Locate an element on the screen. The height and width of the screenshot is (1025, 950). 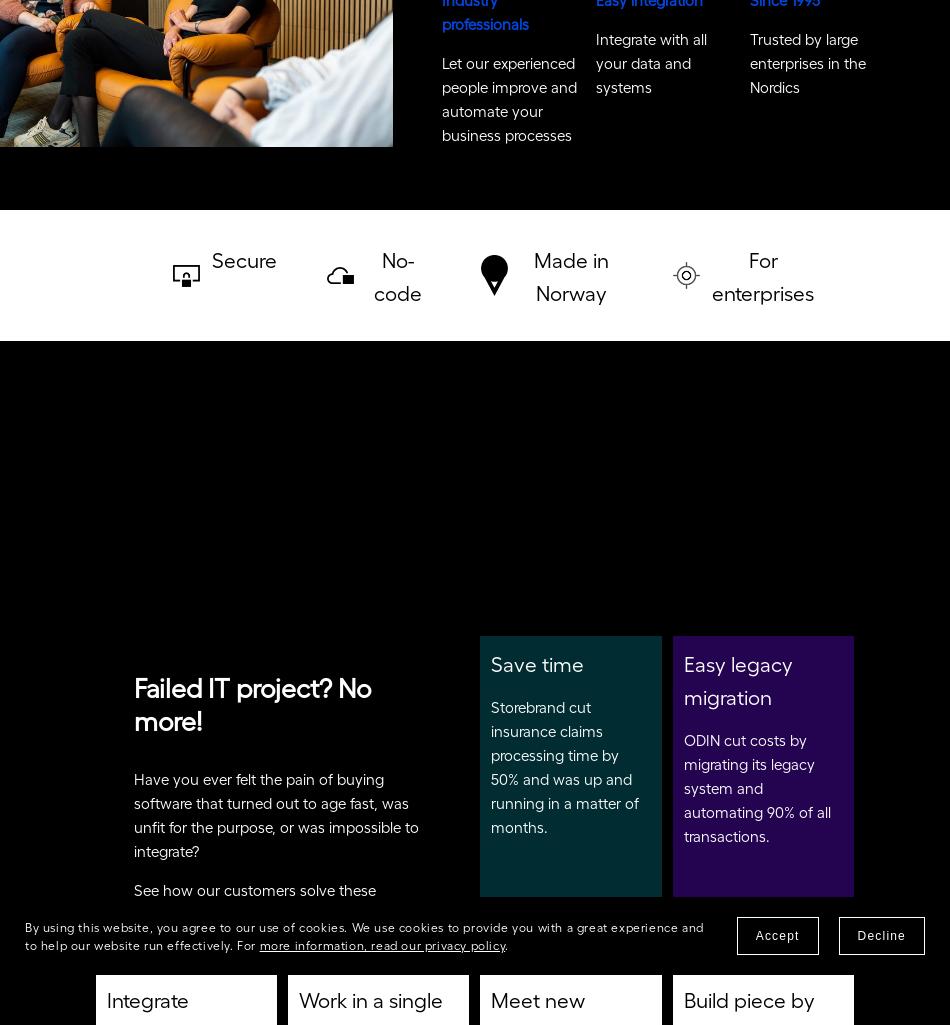
'Save time' is located at coordinates (537, 670).